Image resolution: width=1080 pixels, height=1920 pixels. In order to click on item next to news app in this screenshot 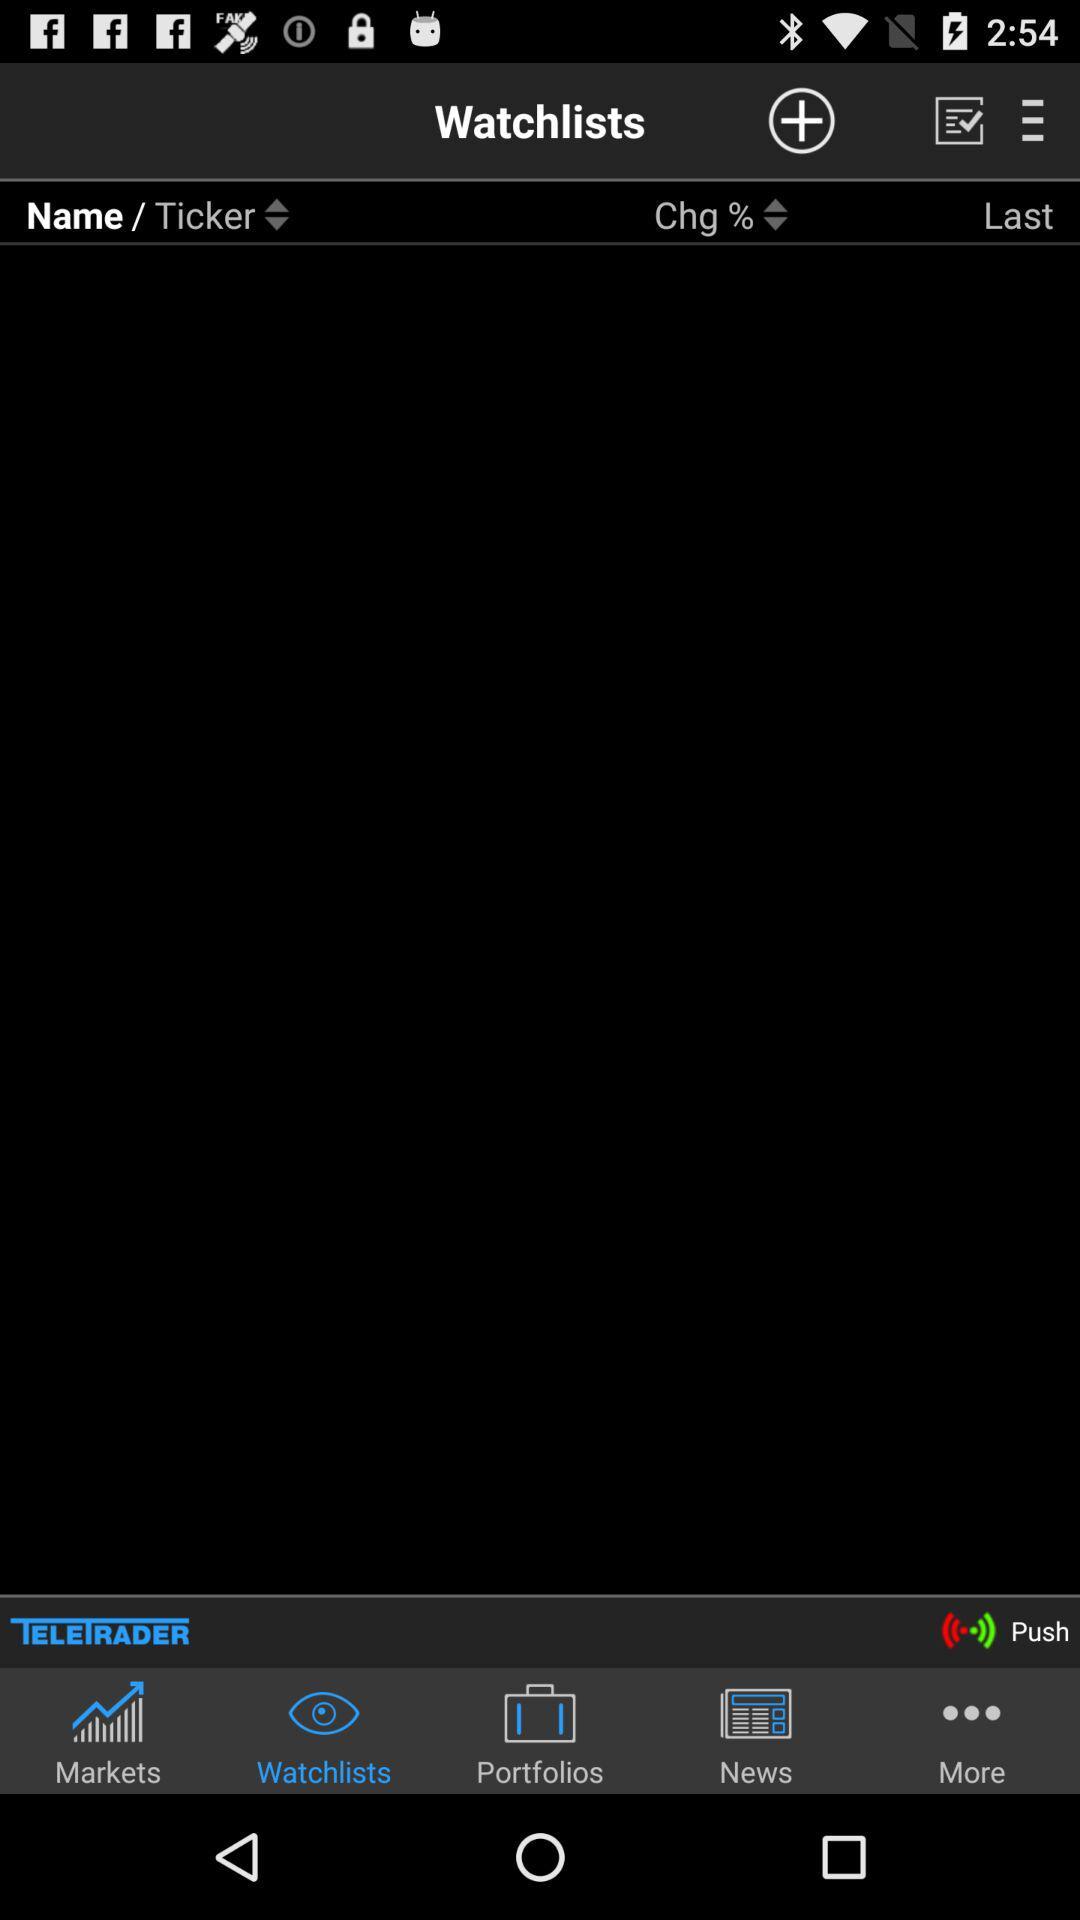, I will do `click(540, 1732)`.